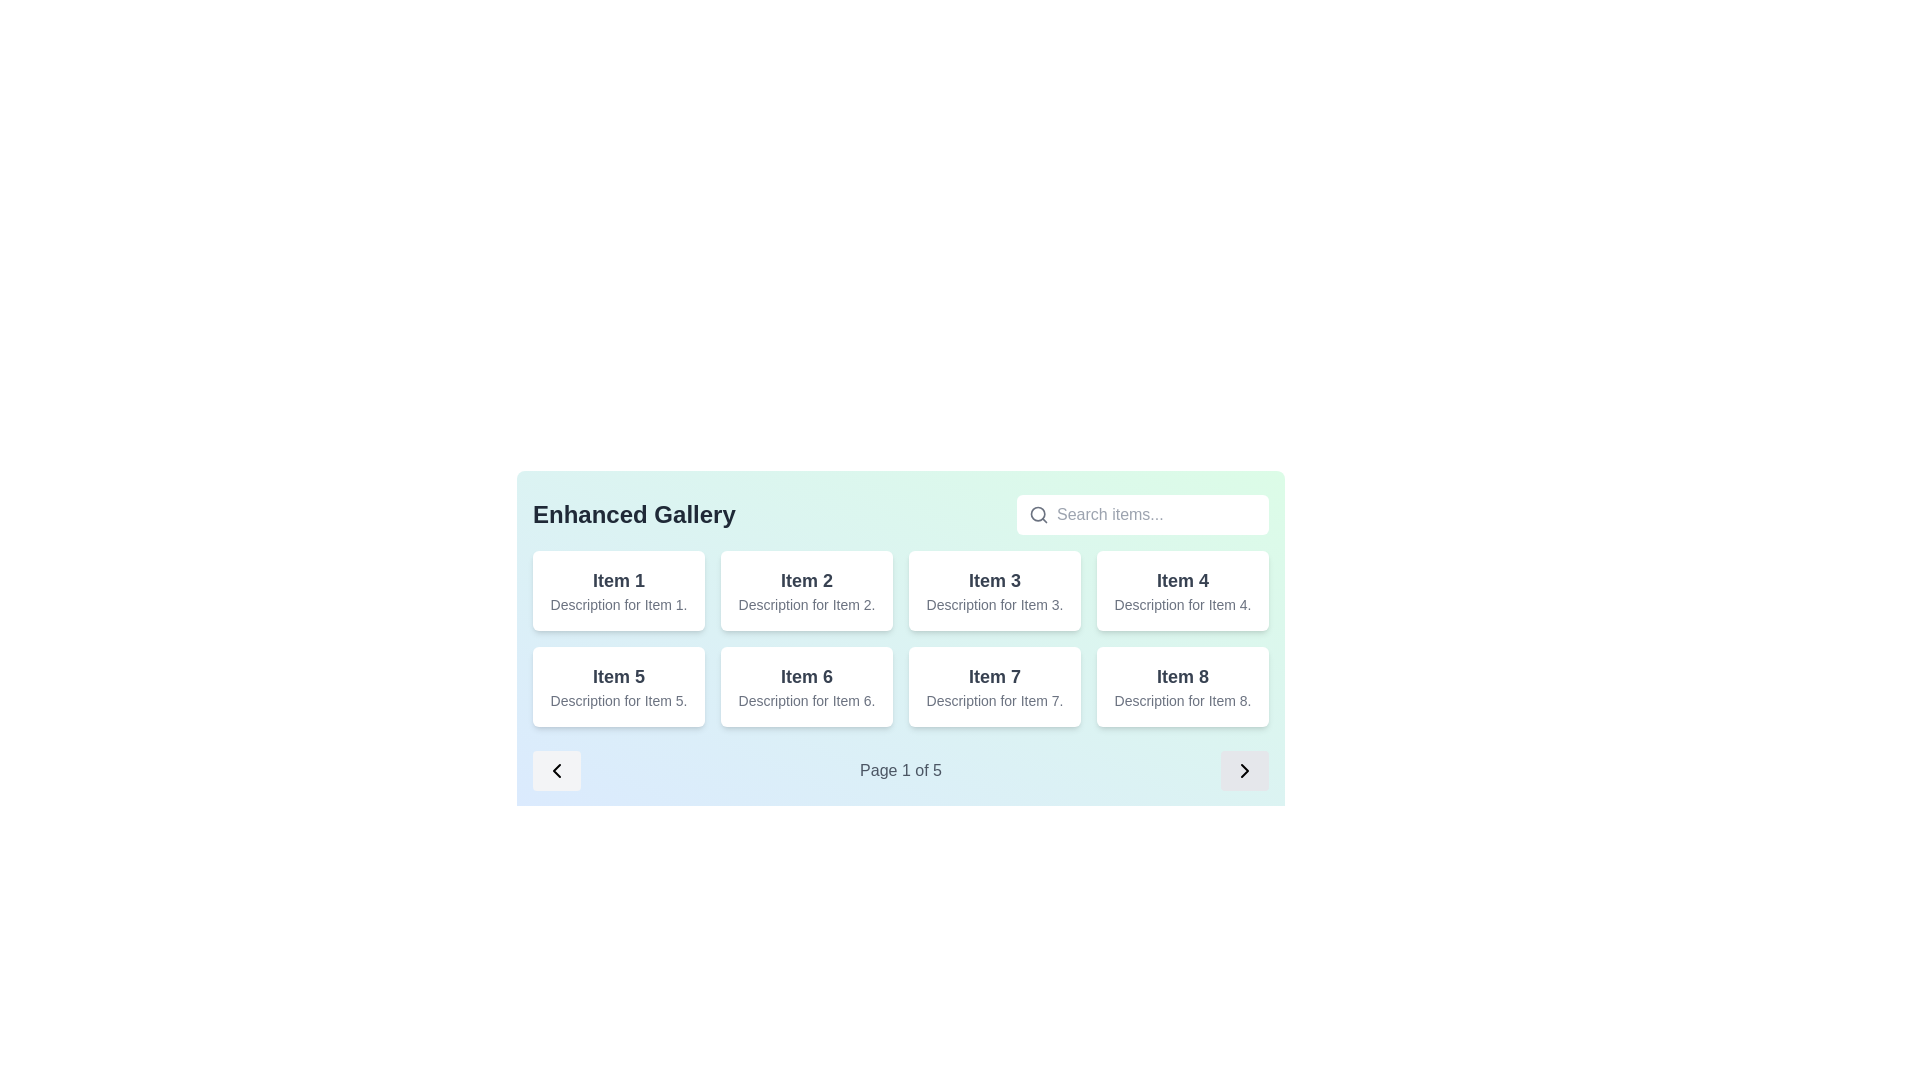  I want to click on text label displaying 'Item 3' located in the third card of the grid layout above the descriptive text 'Description for Item 3.', so click(994, 581).